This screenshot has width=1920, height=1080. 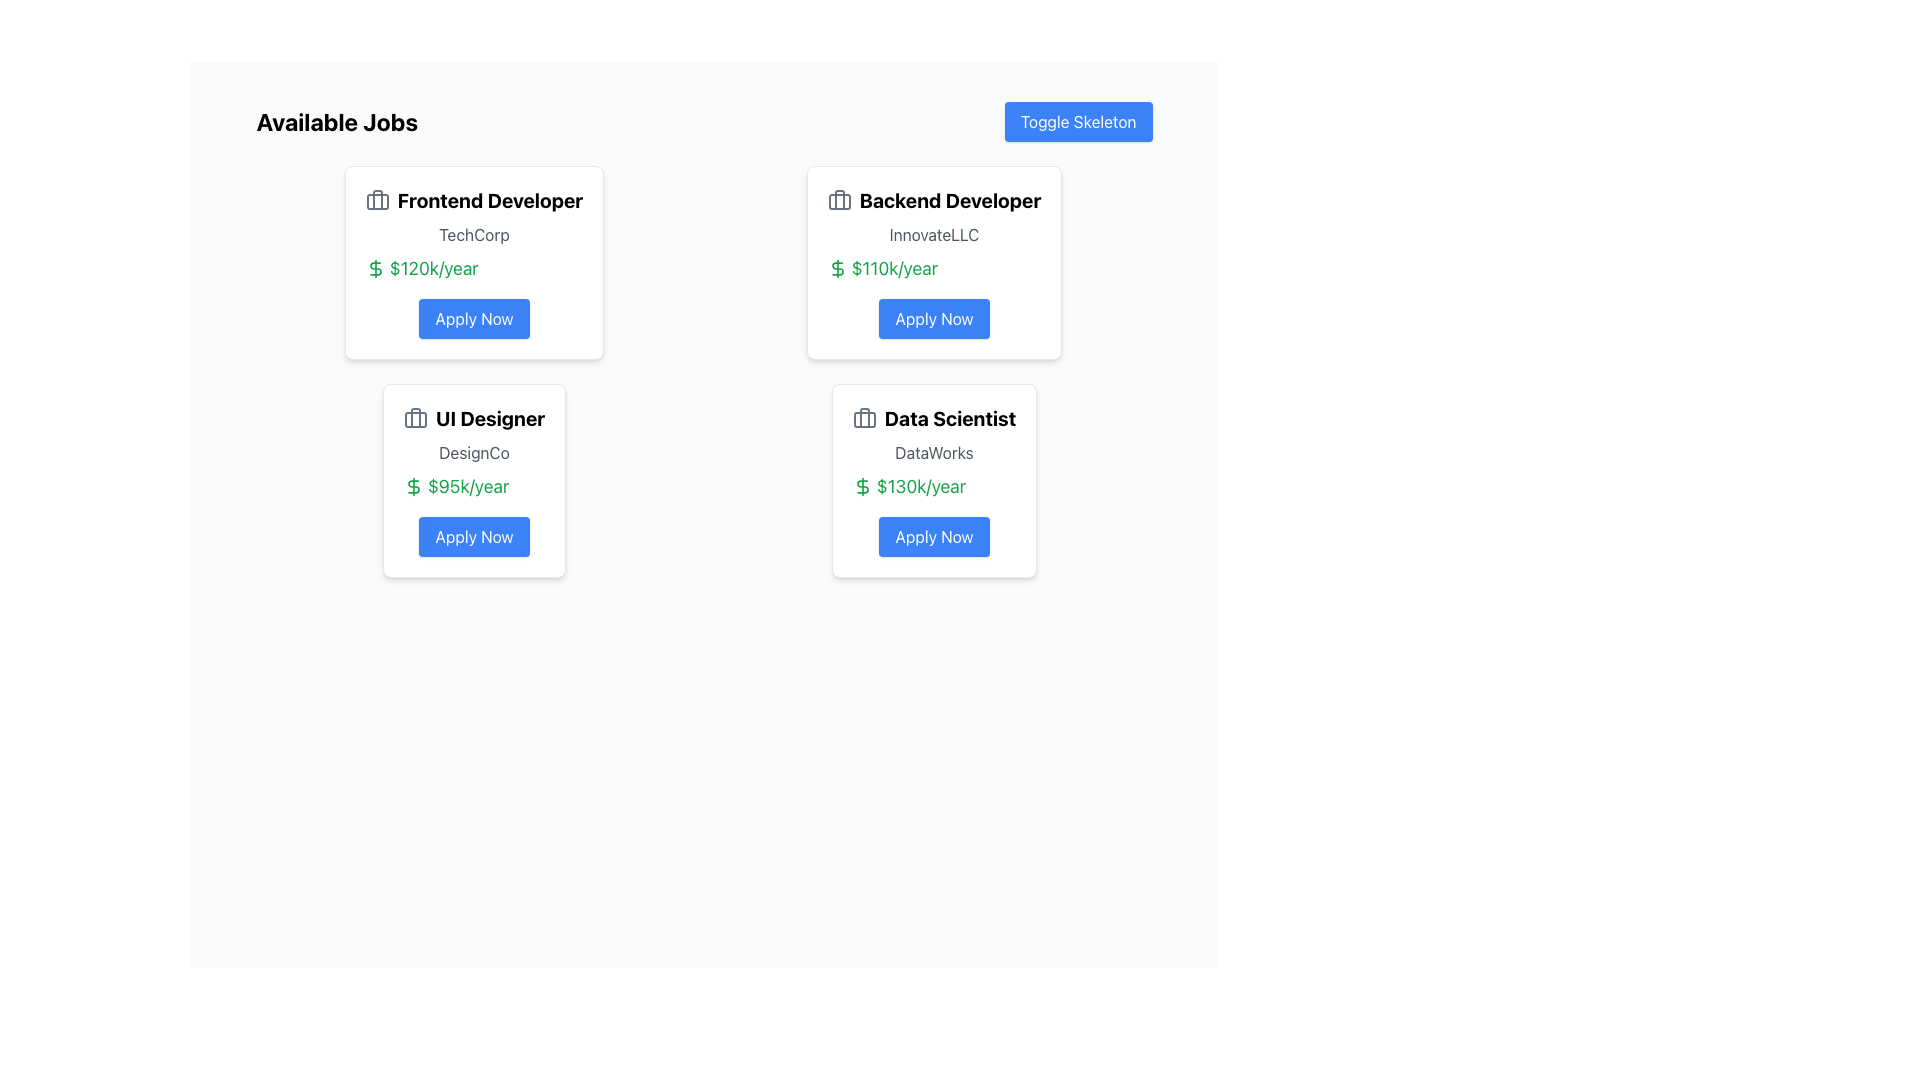 What do you see at coordinates (473, 481) in the screenshot?
I see `the Job Listing Card for the UI Designer position at DesignCo to trigger potential effects` at bounding box center [473, 481].